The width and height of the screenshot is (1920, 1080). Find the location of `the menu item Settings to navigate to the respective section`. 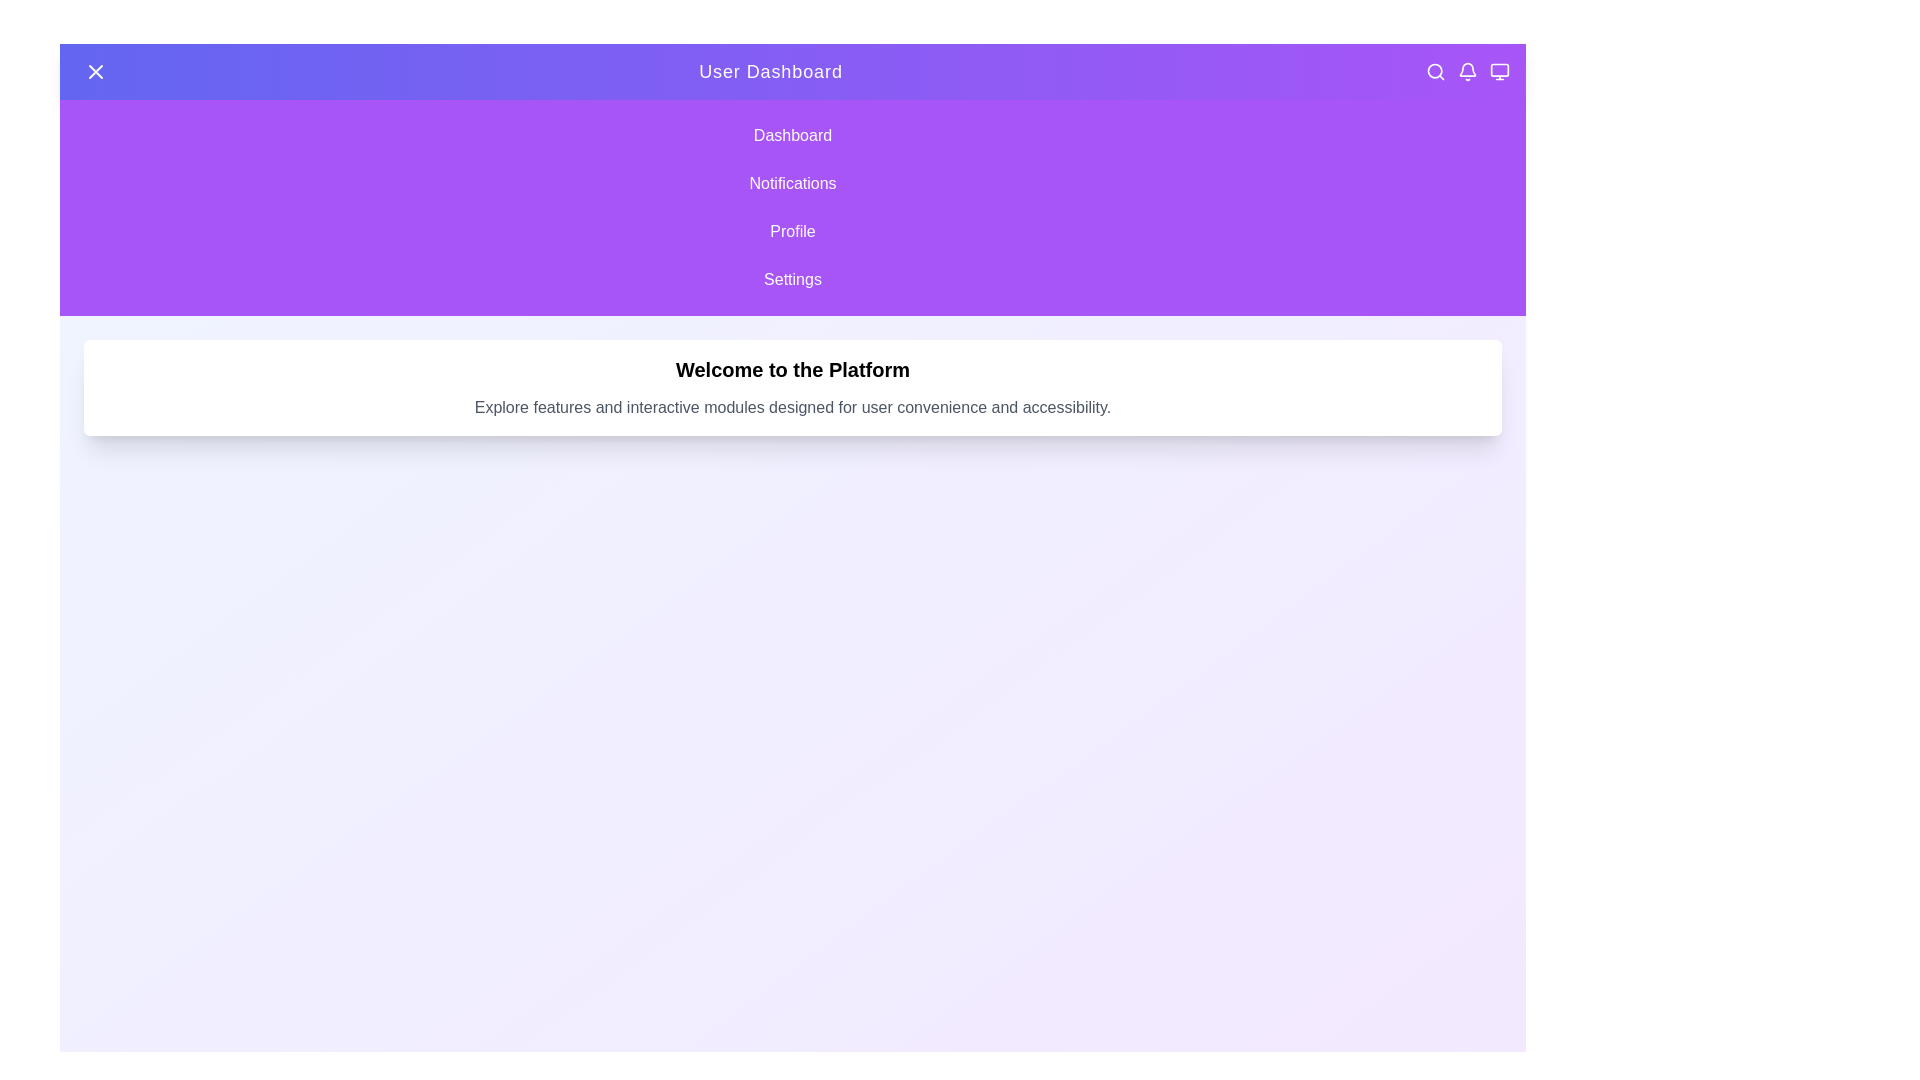

the menu item Settings to navigate to the respective section is located at coordinates (791, 280).